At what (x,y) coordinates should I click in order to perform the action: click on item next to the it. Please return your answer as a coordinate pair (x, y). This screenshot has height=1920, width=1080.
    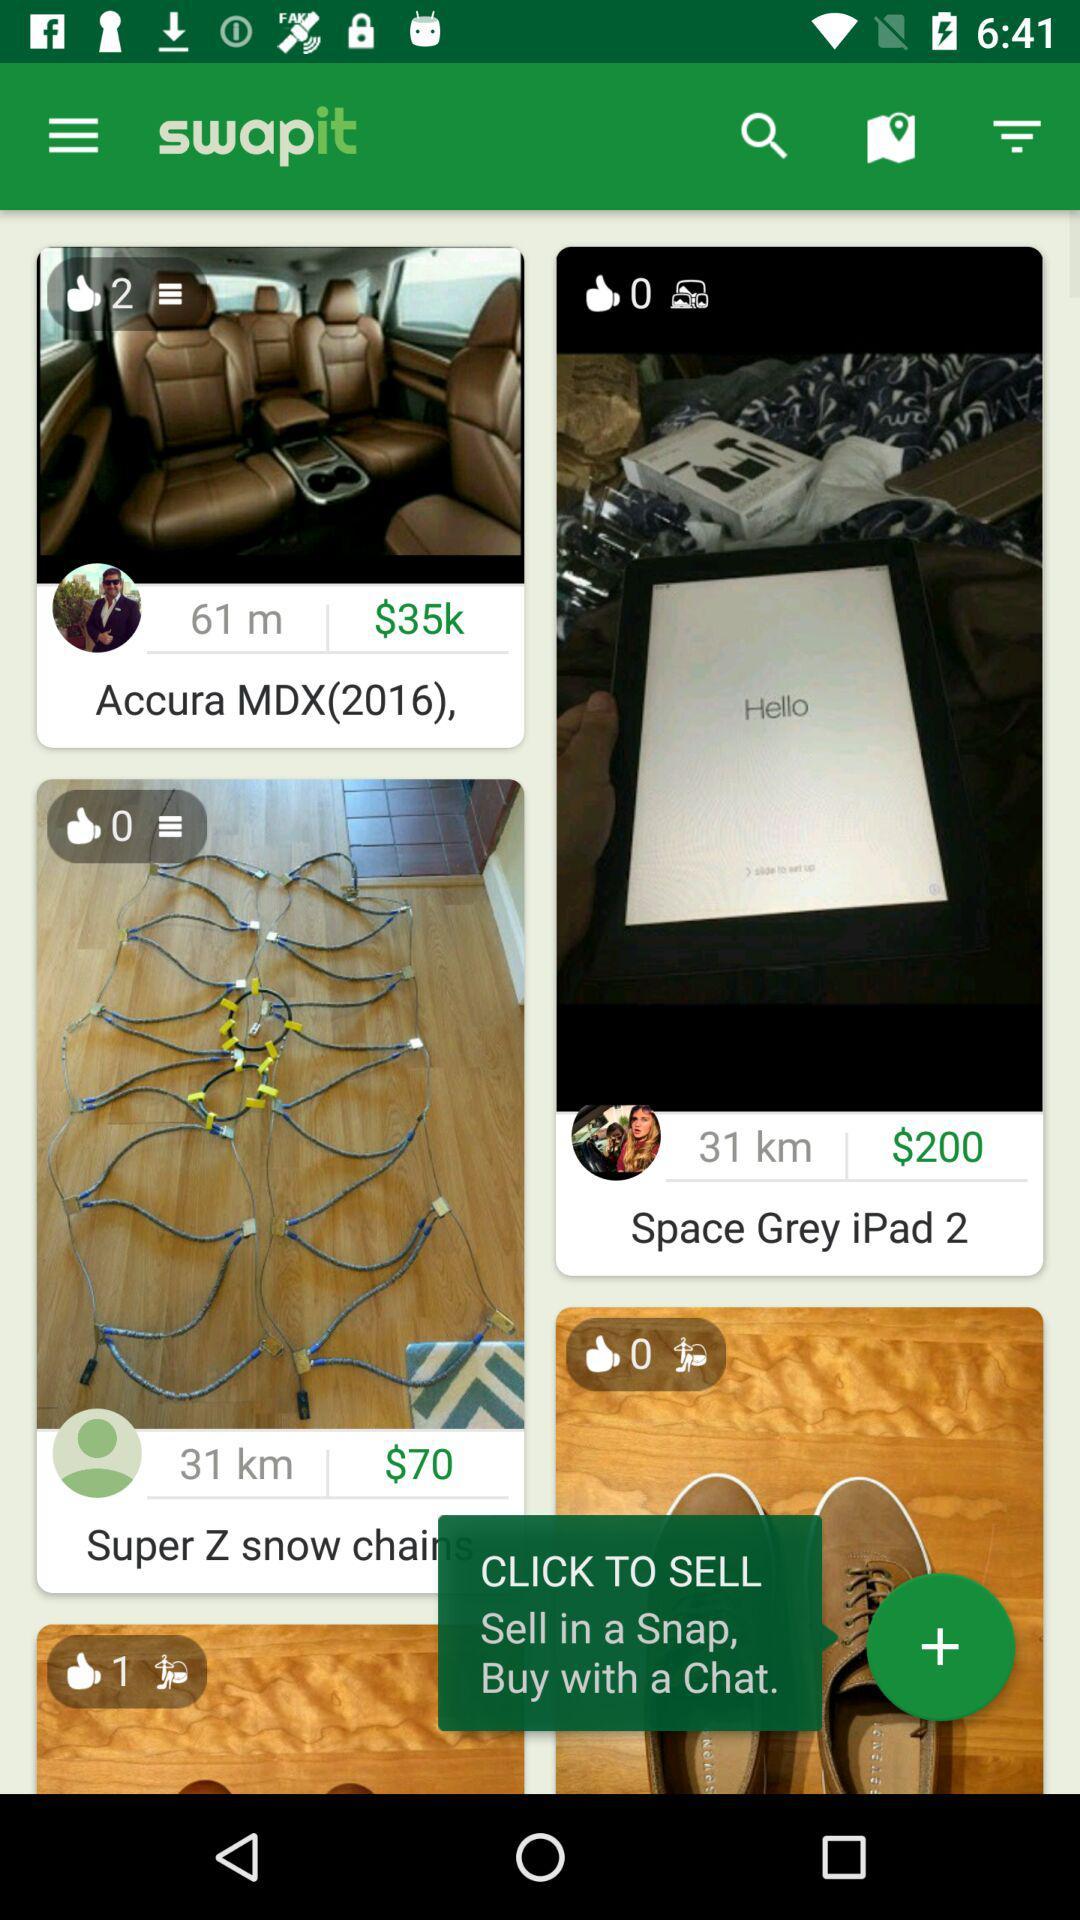
    Looking at the image, I should click on (764, 135).